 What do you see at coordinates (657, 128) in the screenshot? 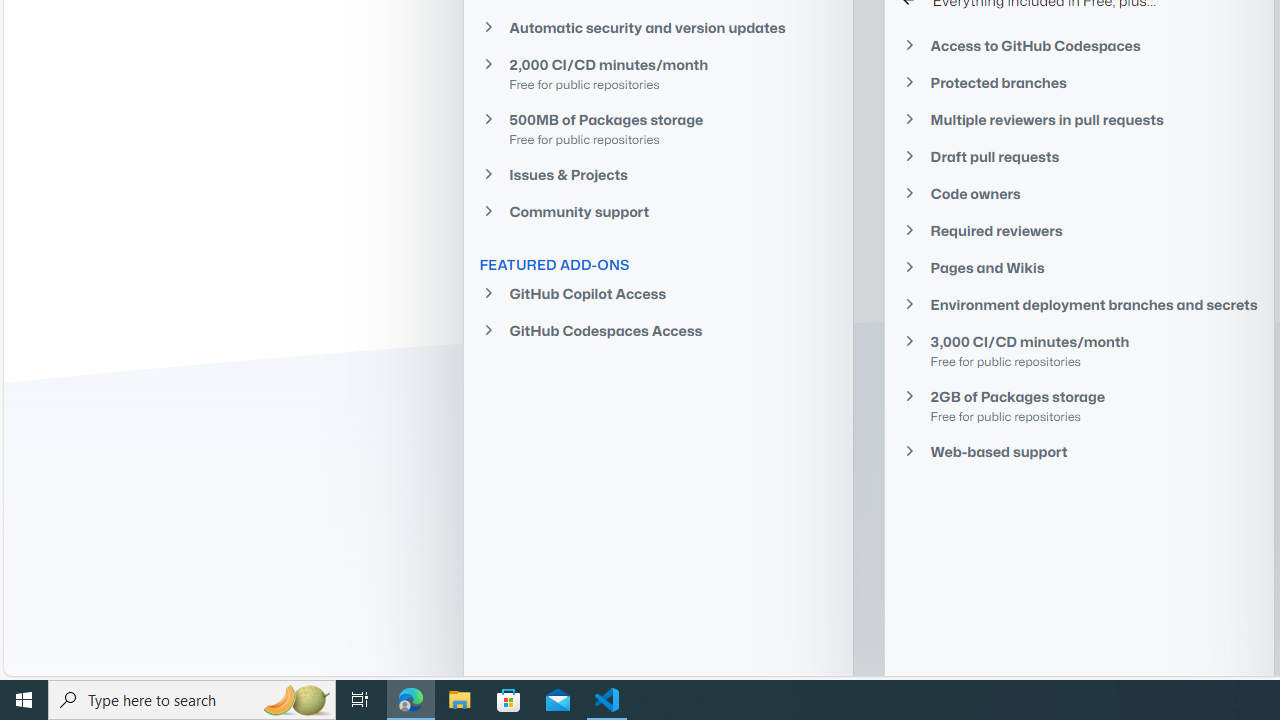
I see `'500MB of Packages storageFree for public repositories'` at bounding box center [657, 128].